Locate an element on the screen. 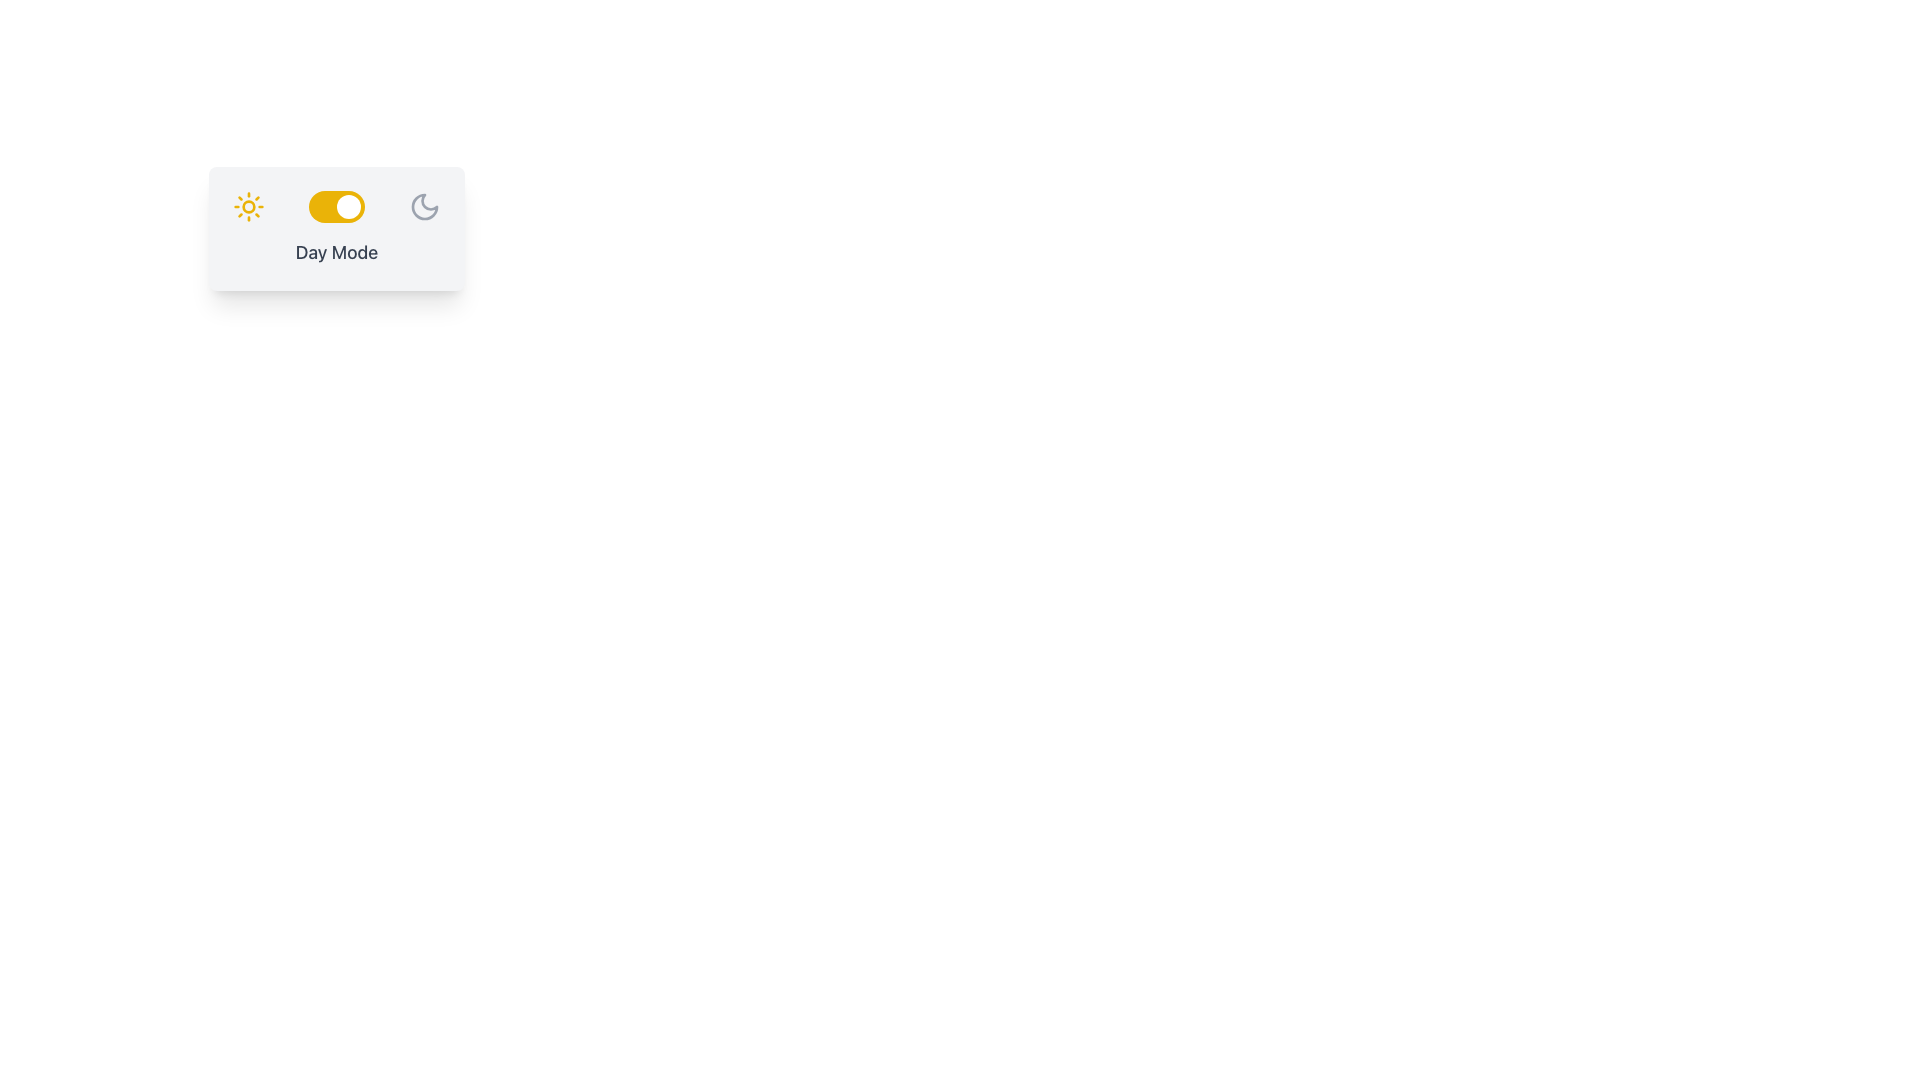  the decorative Circle element located at the center of the sun icon, which symbolizes the sun's brightness is located at coordinates (248, 207).